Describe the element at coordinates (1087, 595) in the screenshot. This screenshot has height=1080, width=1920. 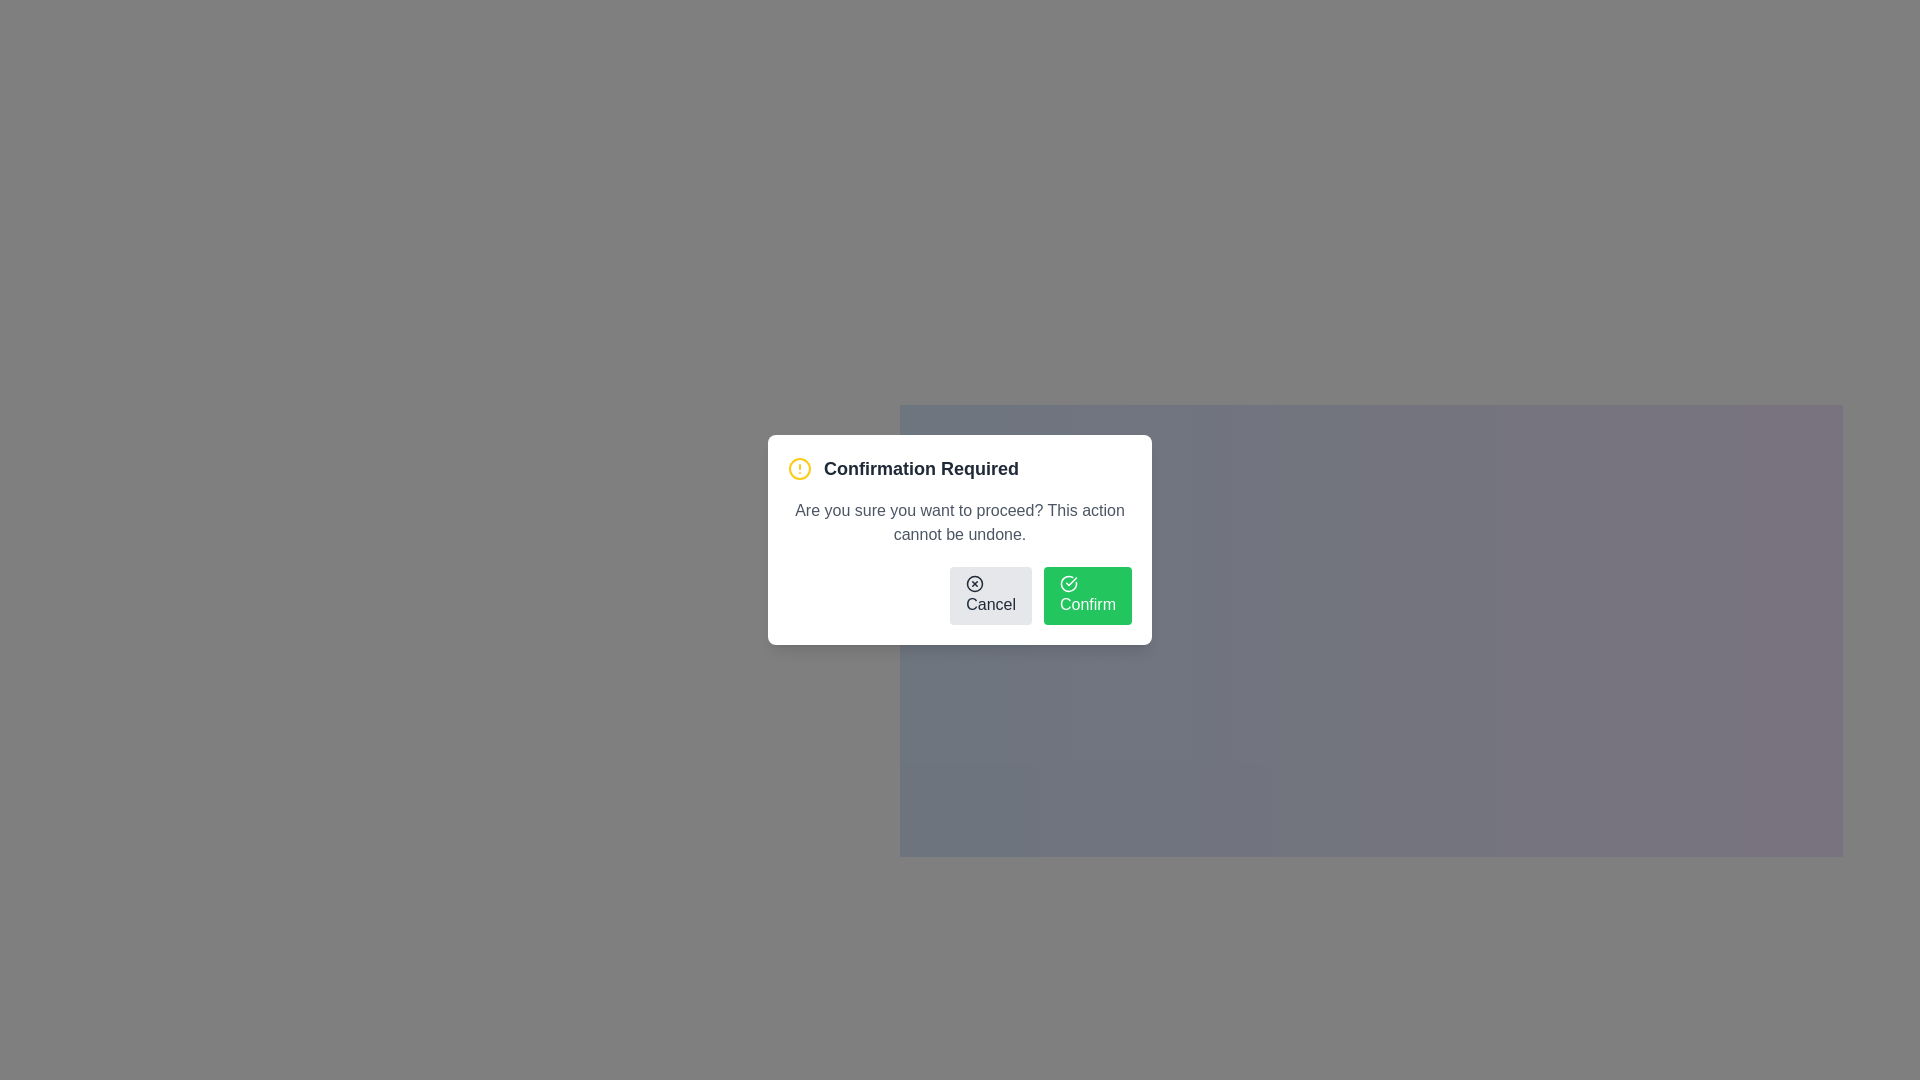
I see `the green 'Confirm' button with white text and a checkmark icon located at the bottom right corner of the modal dialog box` at that location.